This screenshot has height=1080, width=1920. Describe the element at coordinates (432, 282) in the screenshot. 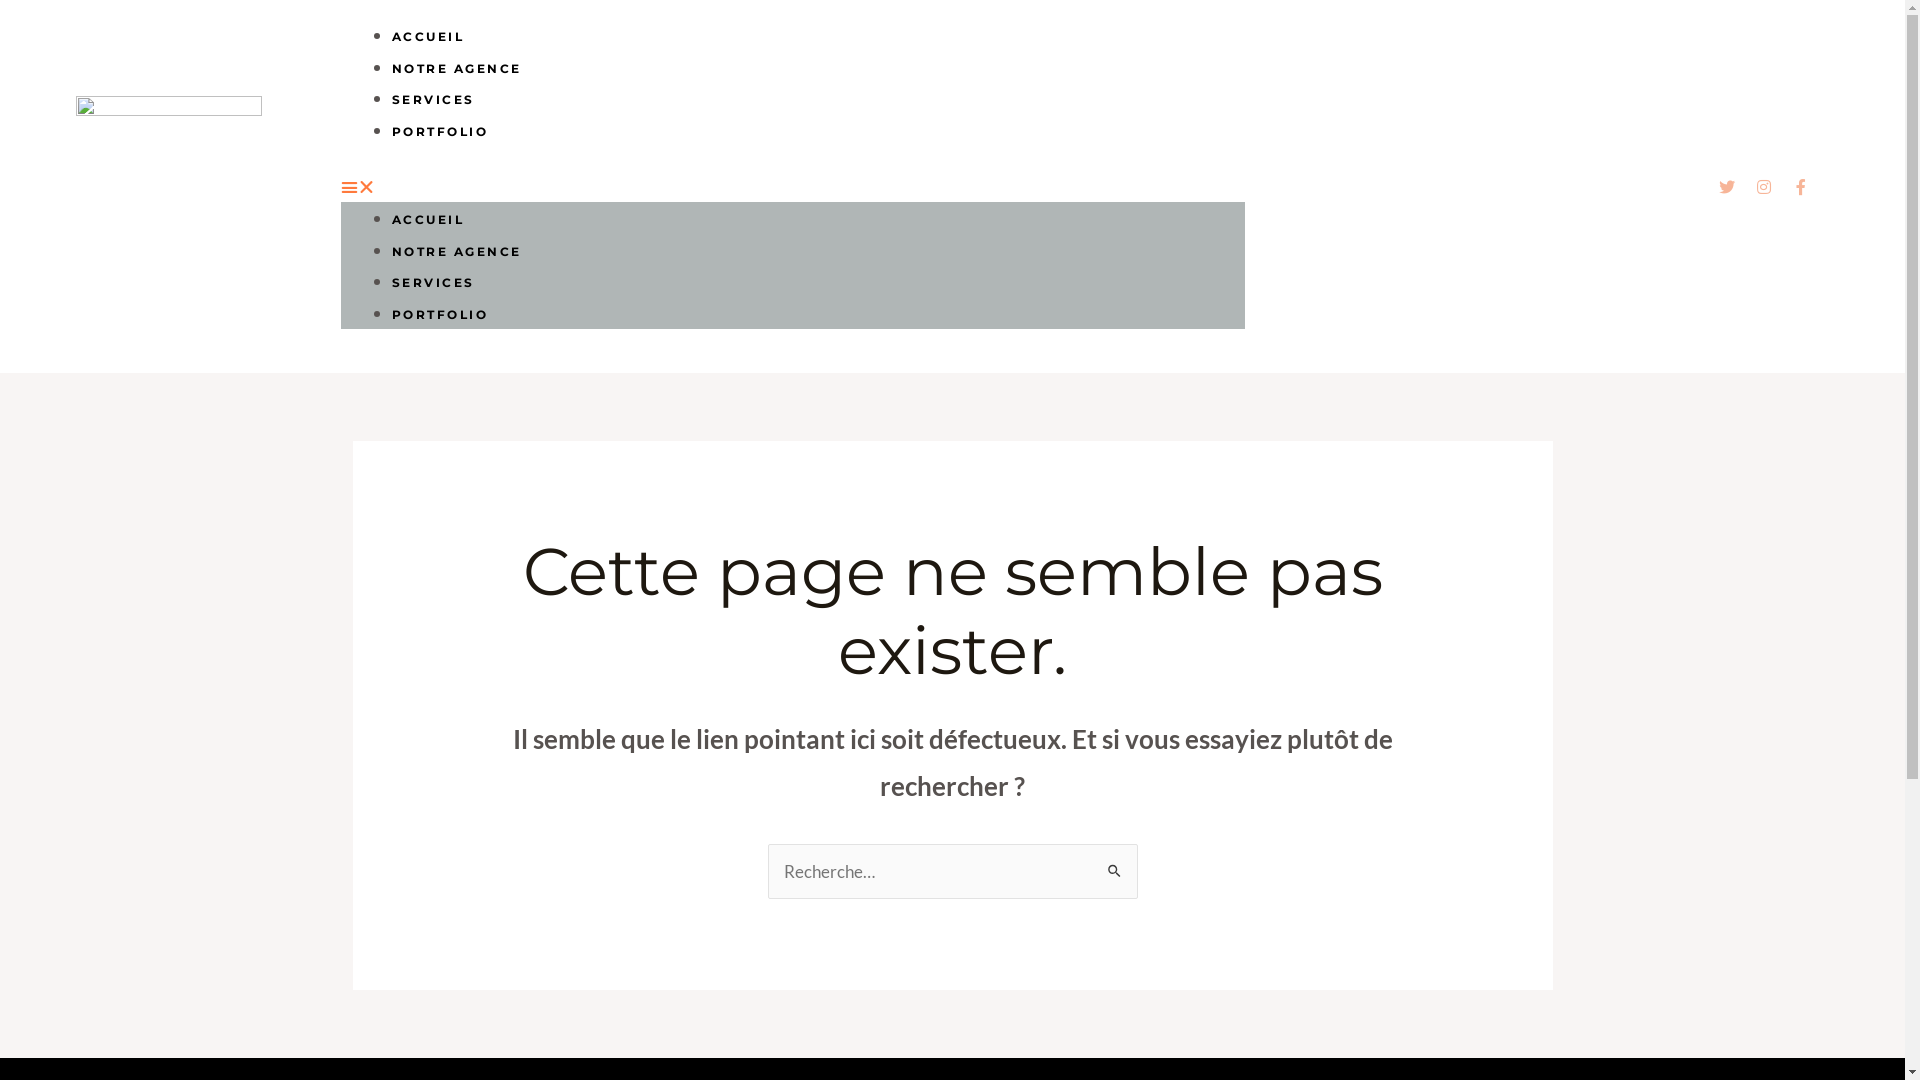

I see `'SERVICES'` at that location.